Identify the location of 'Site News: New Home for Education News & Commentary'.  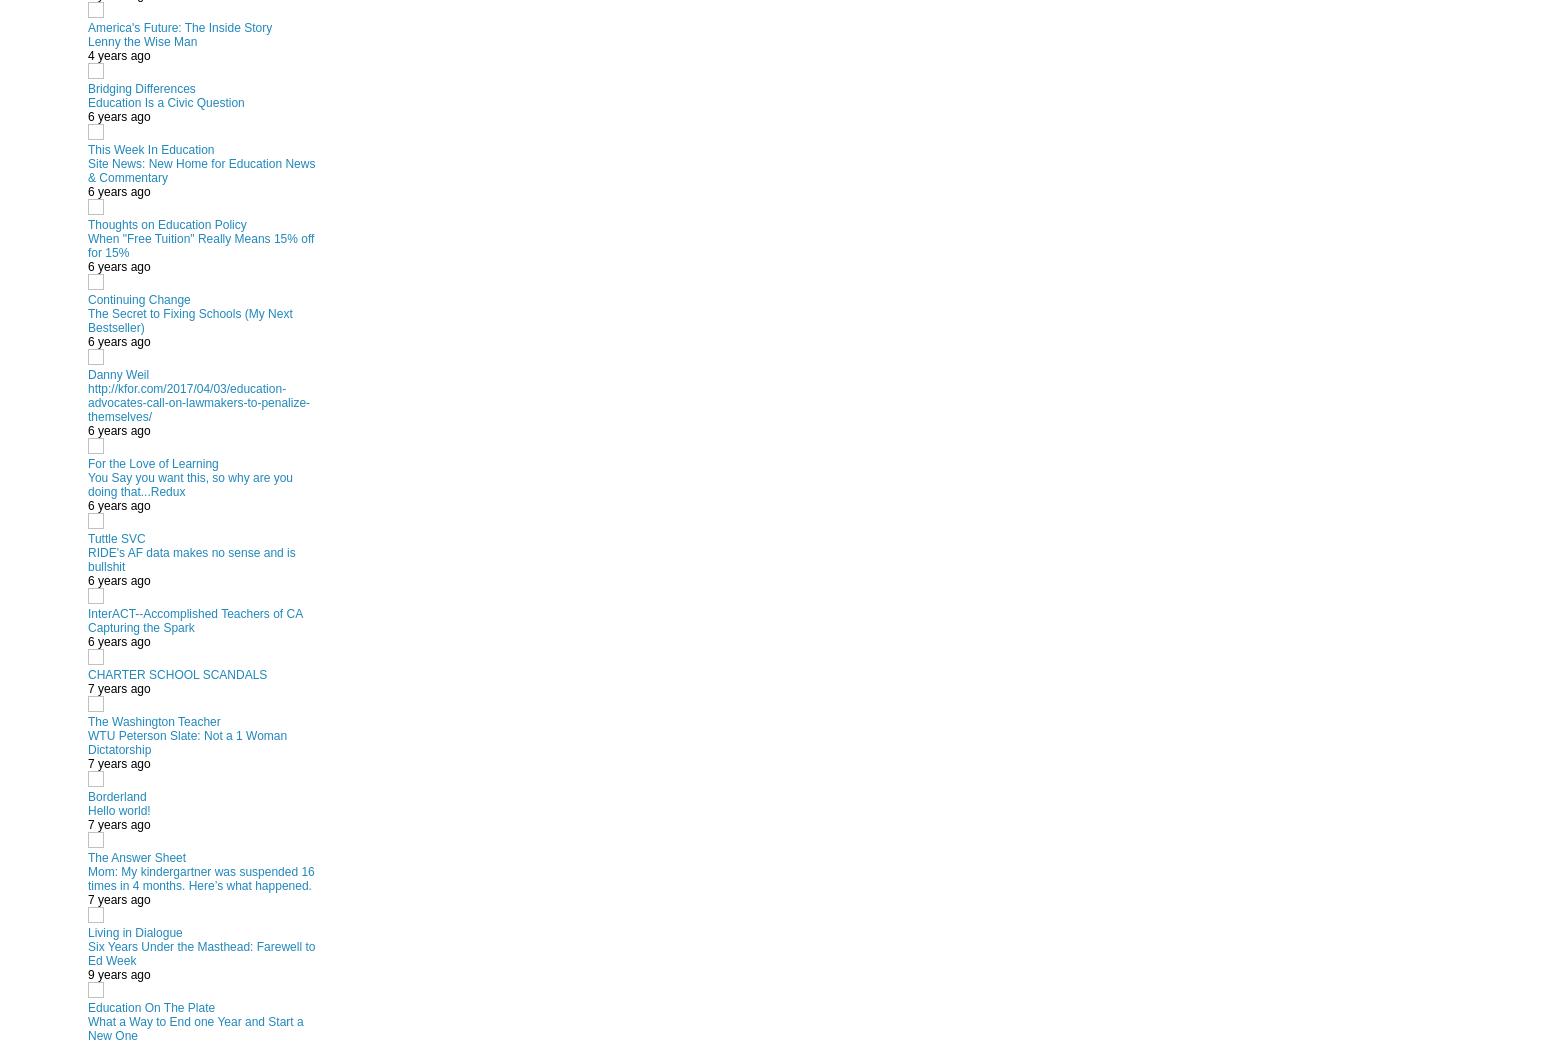
(87, 169).